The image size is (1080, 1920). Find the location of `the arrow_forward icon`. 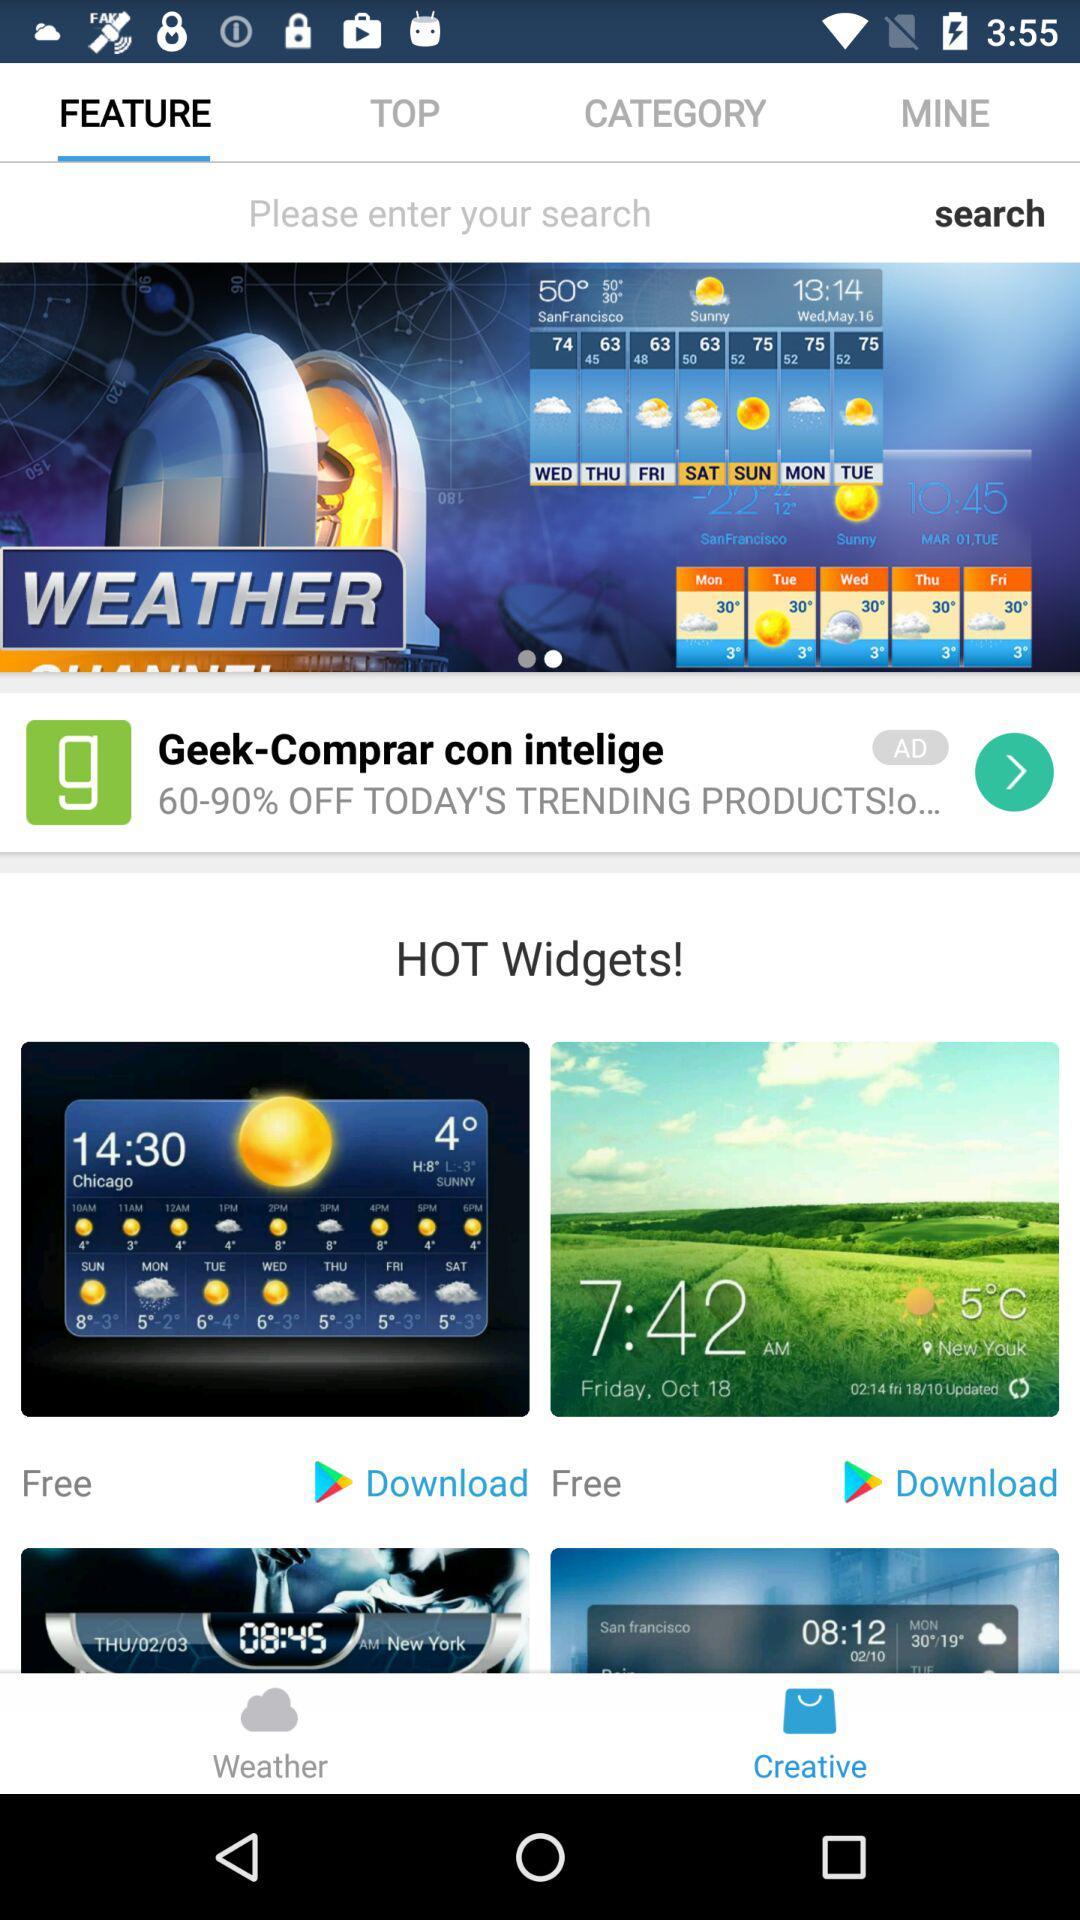

the arrow_forward icon is located at coordinates (1014, 826).